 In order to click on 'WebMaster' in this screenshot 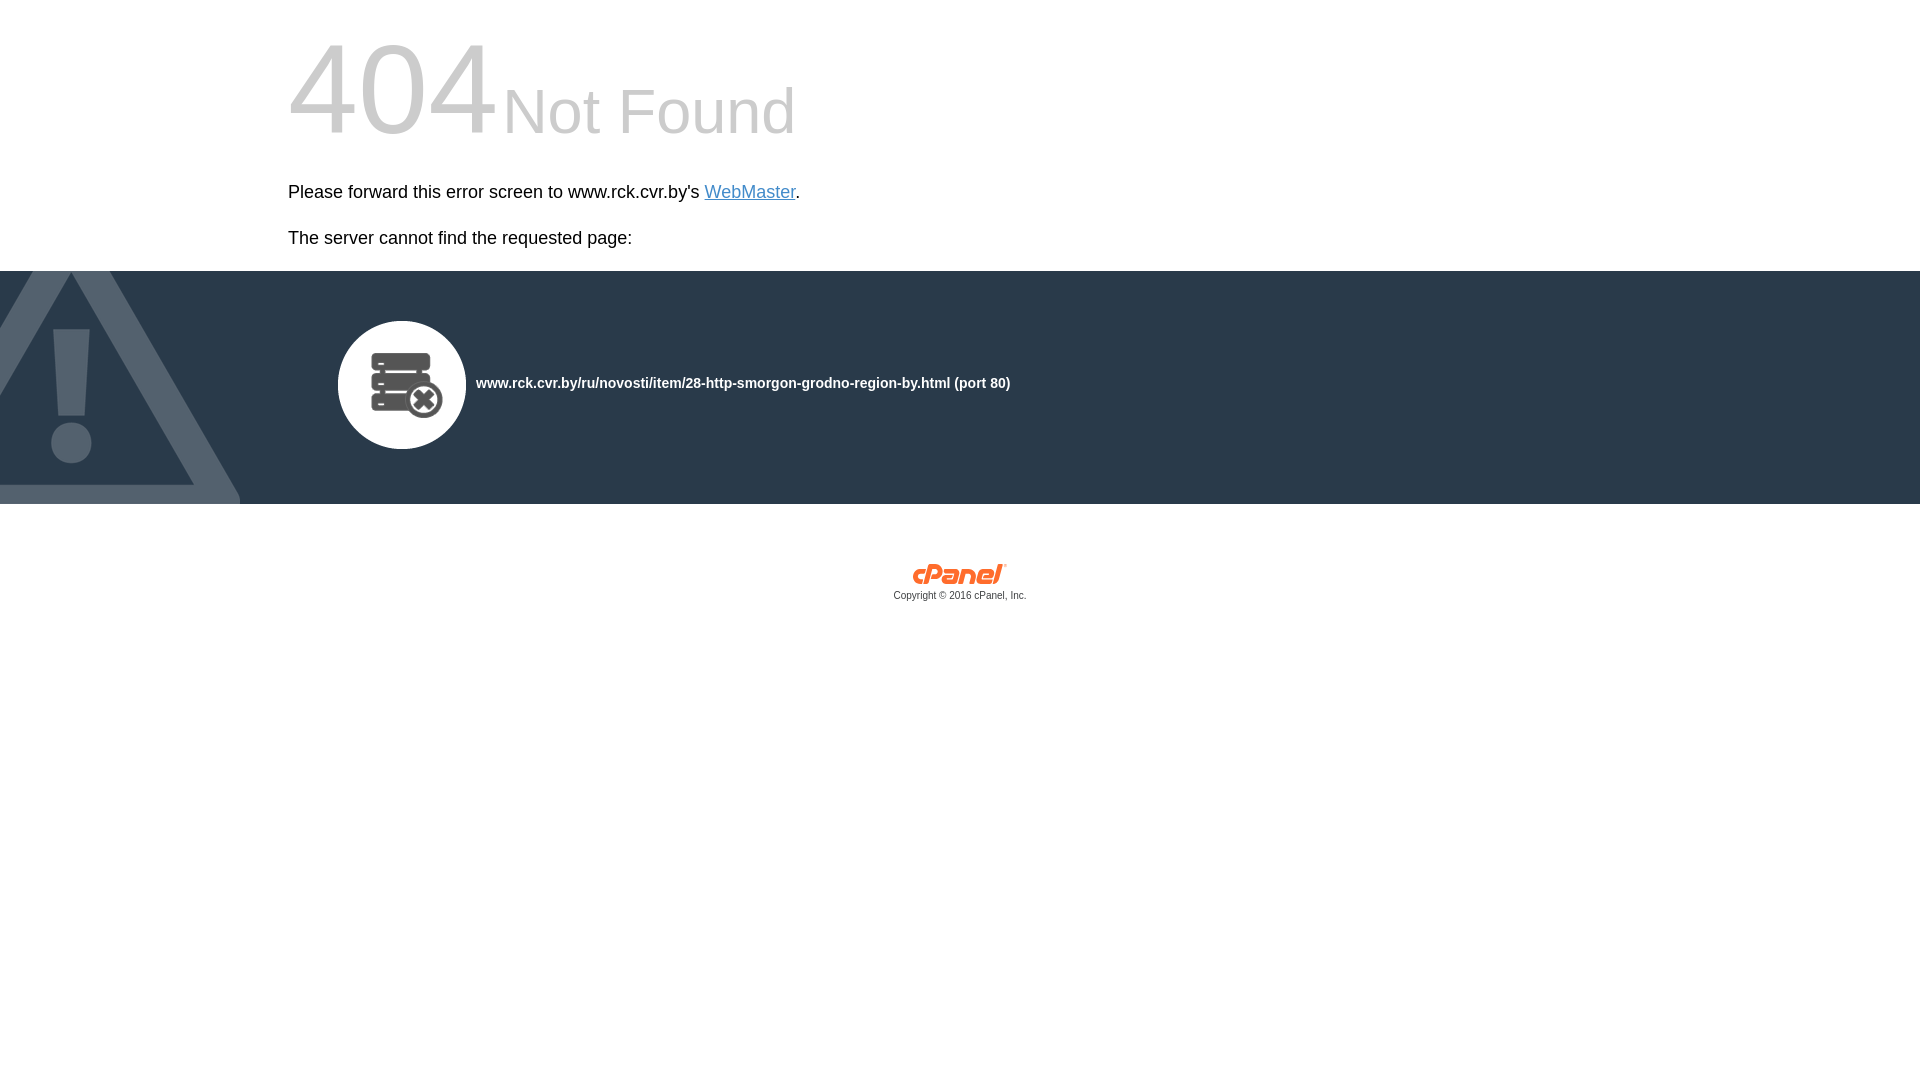, I will do `click(749, 192)`.